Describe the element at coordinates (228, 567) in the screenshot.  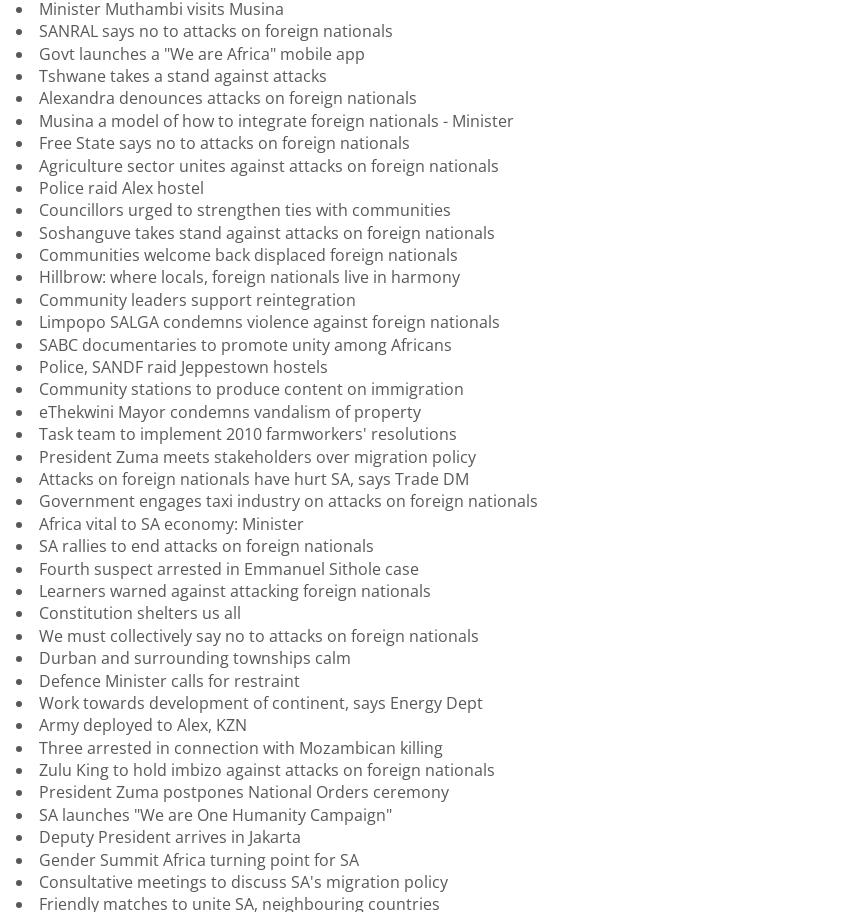
I see `'Fourth suspect arrested in Emmanuel Sithole case'` at that location.